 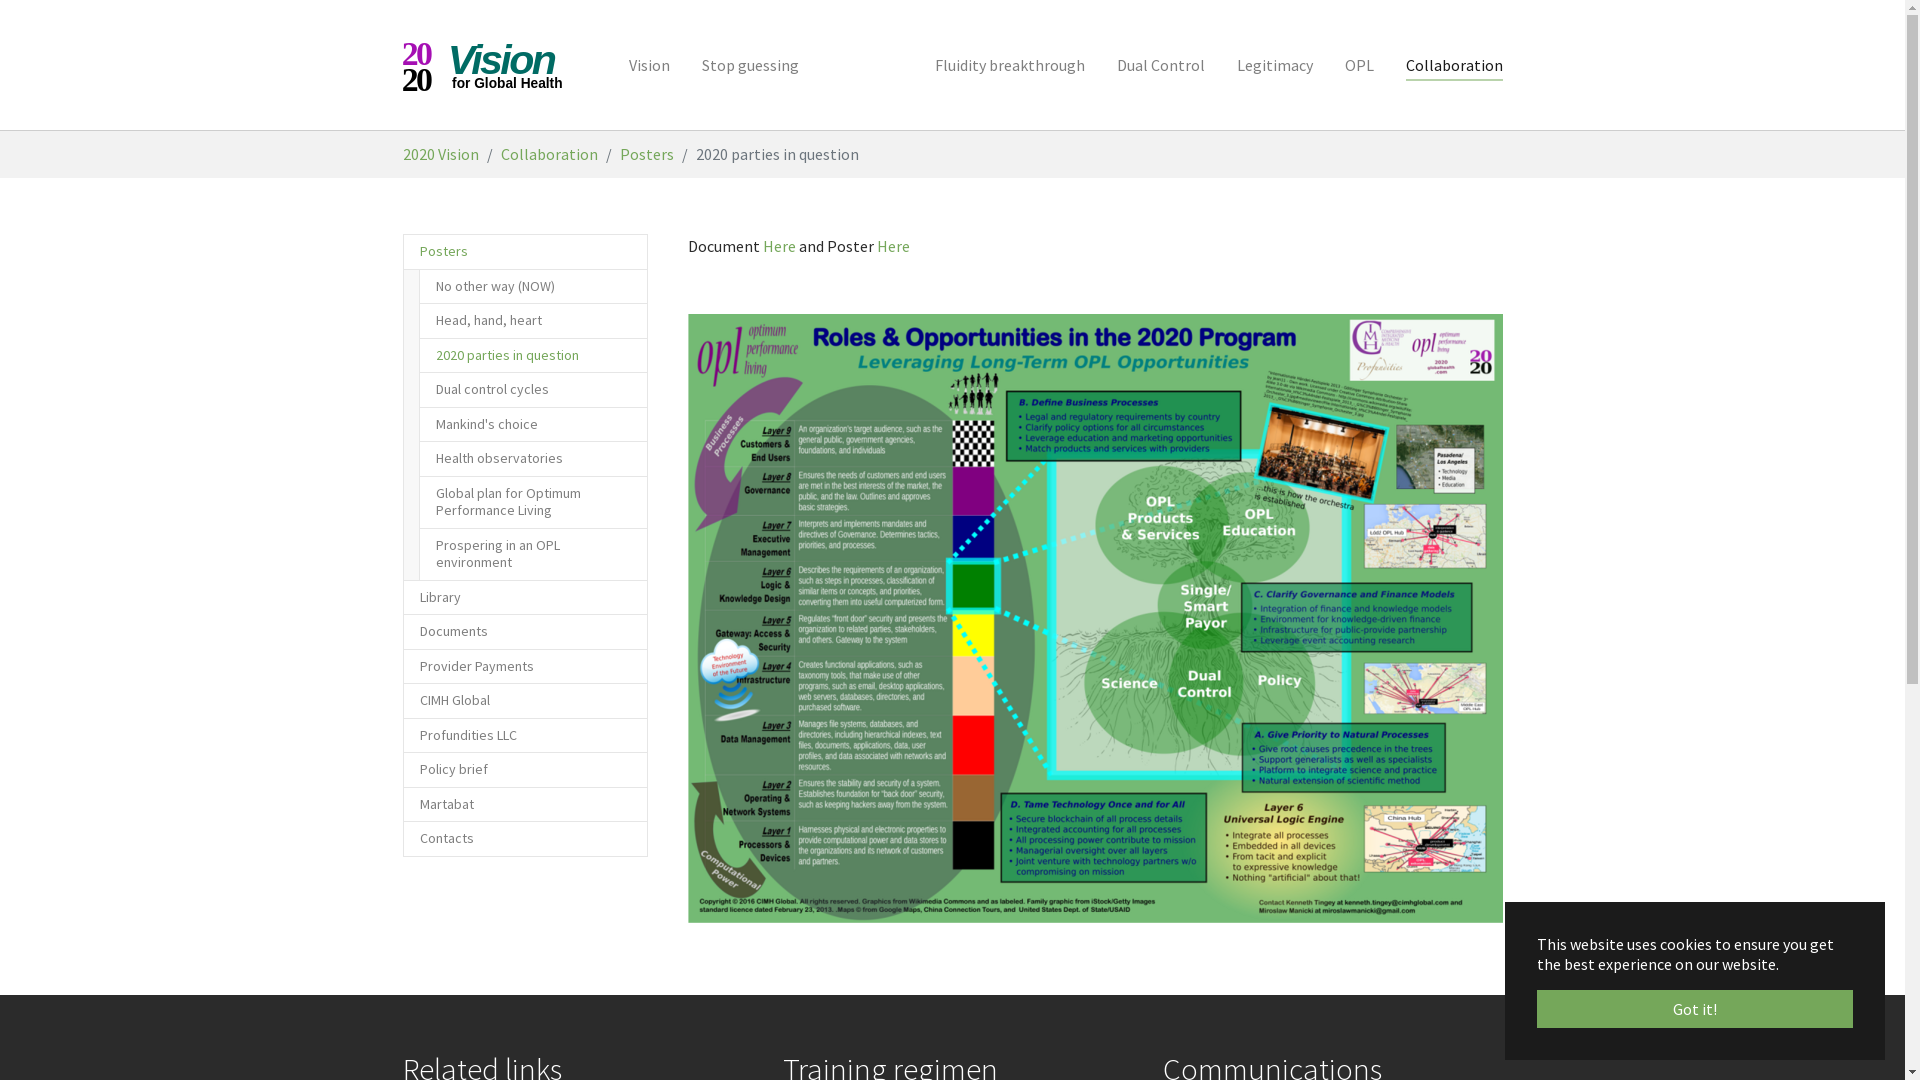 What do you see at coordinates (532, 554) in the screenshot?
I see `'Prospering in an OPL environment'` at bounding box center [532, 554].